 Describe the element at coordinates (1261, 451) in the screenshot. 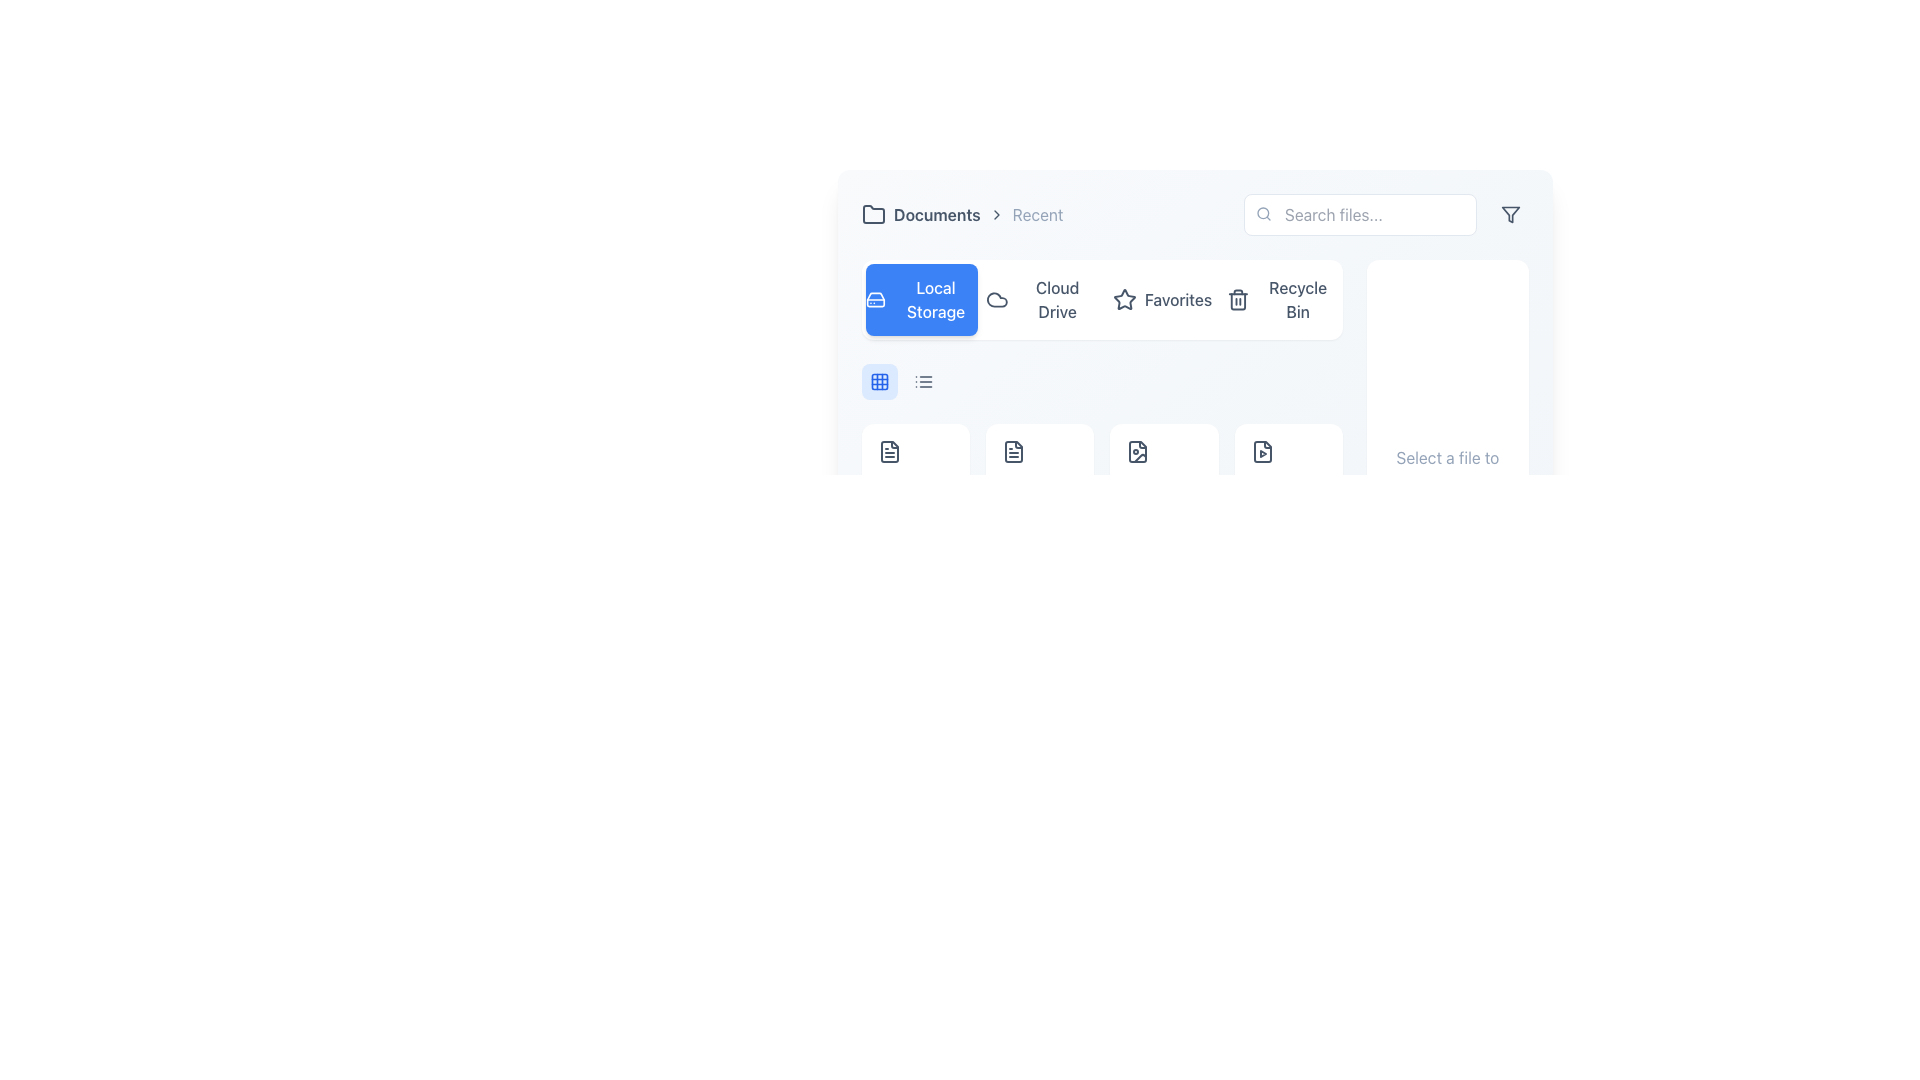

I see `the small video file icon with a play button located` at that location.